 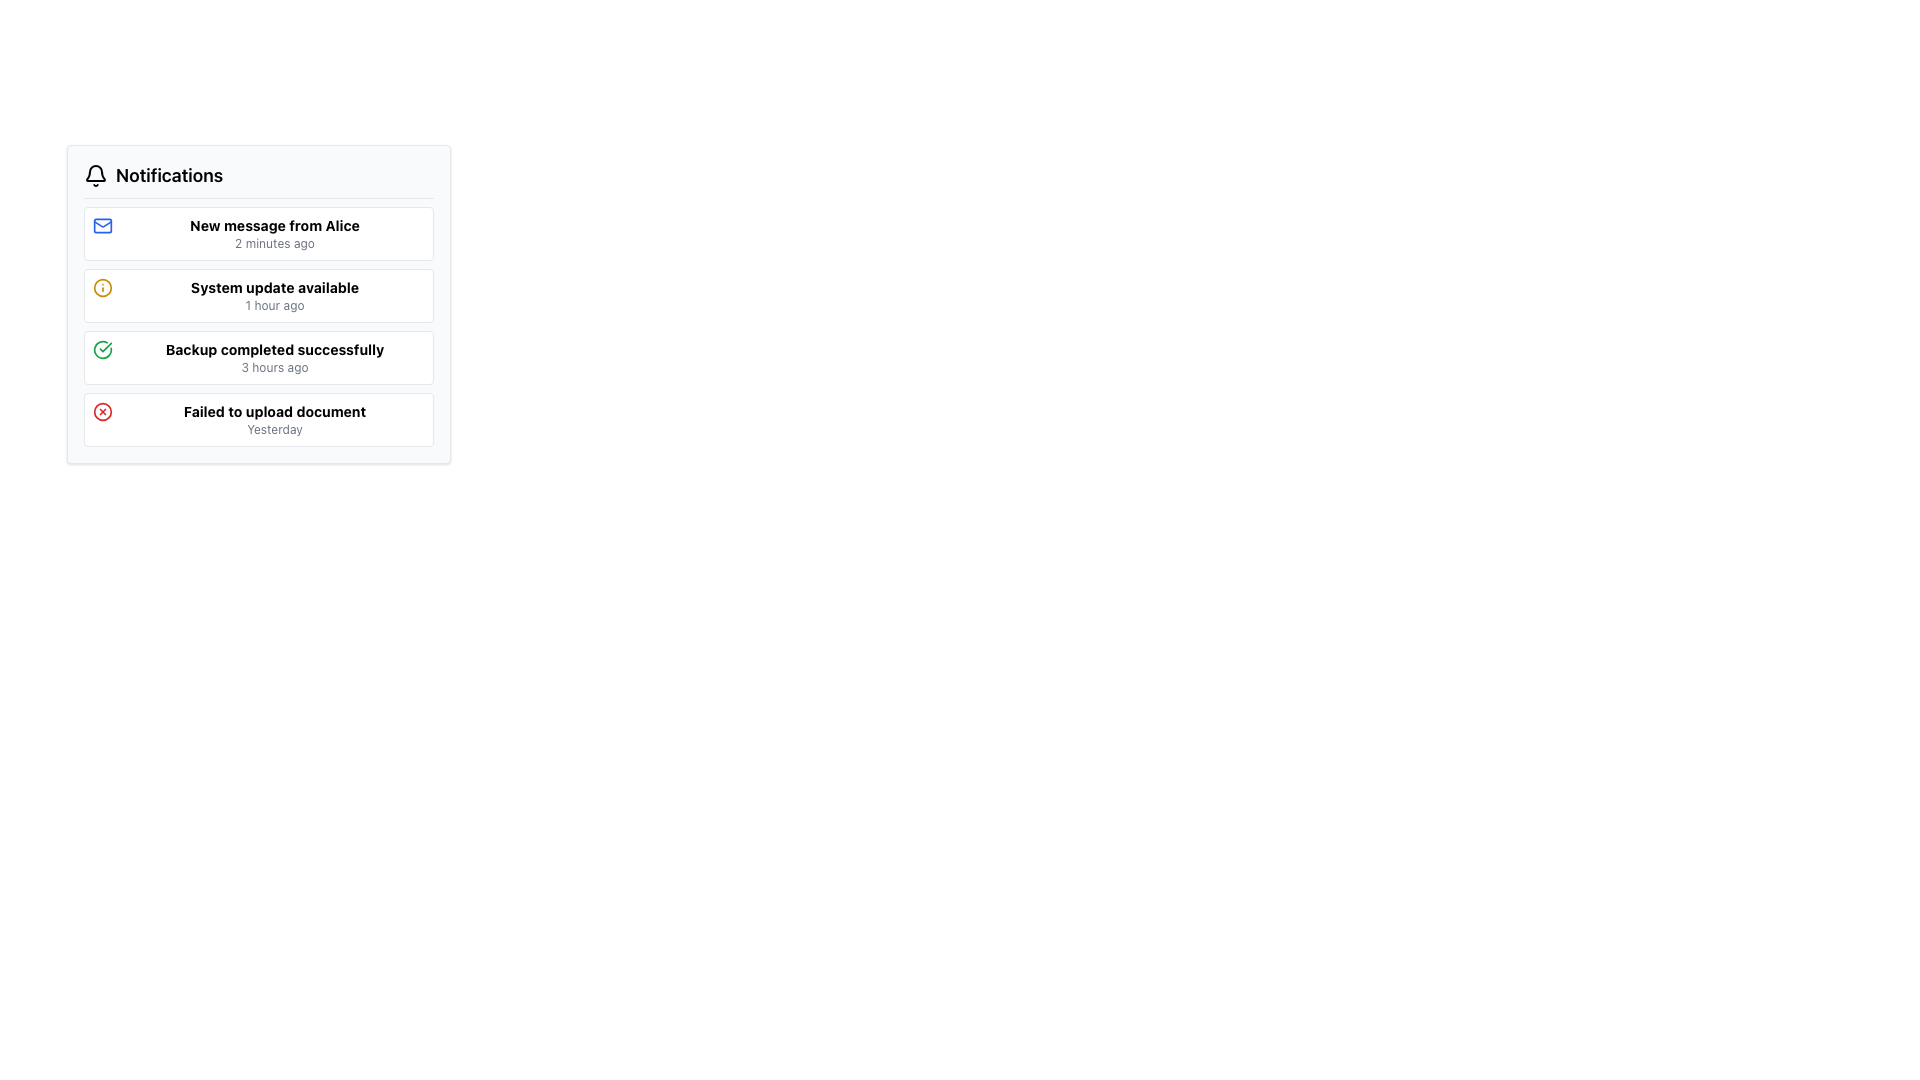 I want to click on text displayed in the notification title, which says 'New message from Alice', located at the top of the first notification block under the 'Notifications' section, so click(x=273, y=225).